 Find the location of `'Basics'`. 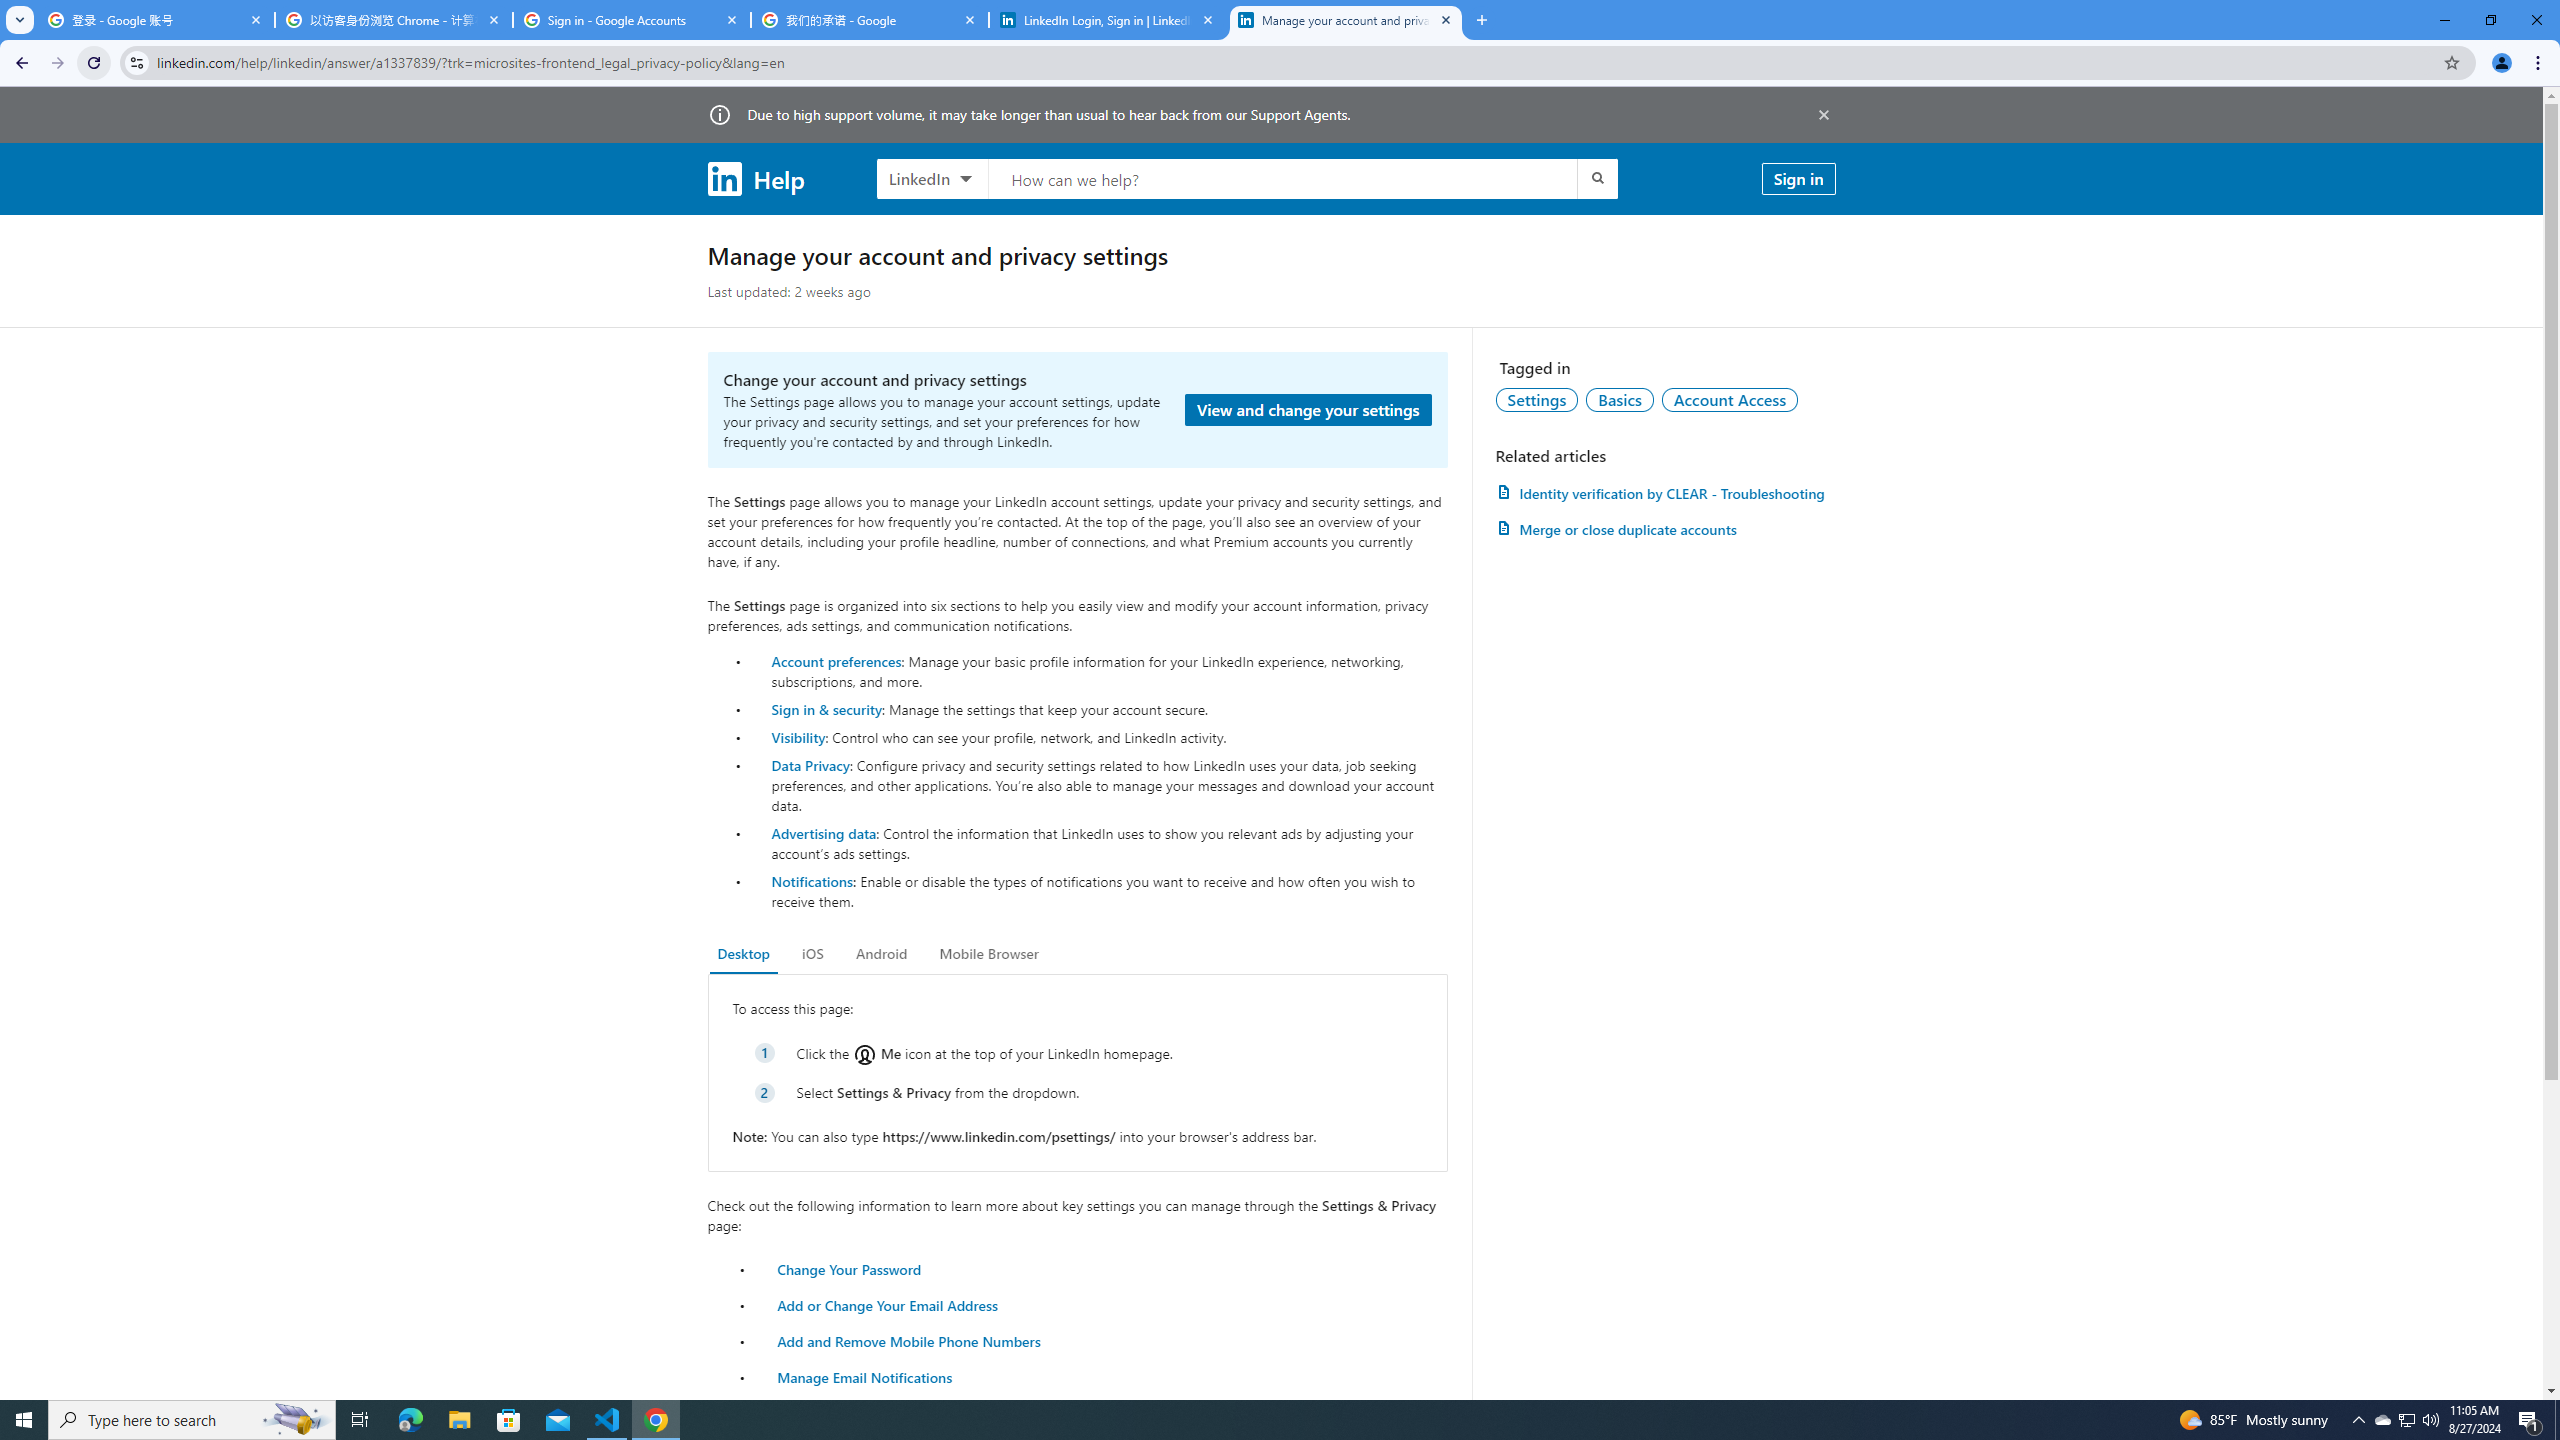

'Basics' is located at coordinates (1619, 398).